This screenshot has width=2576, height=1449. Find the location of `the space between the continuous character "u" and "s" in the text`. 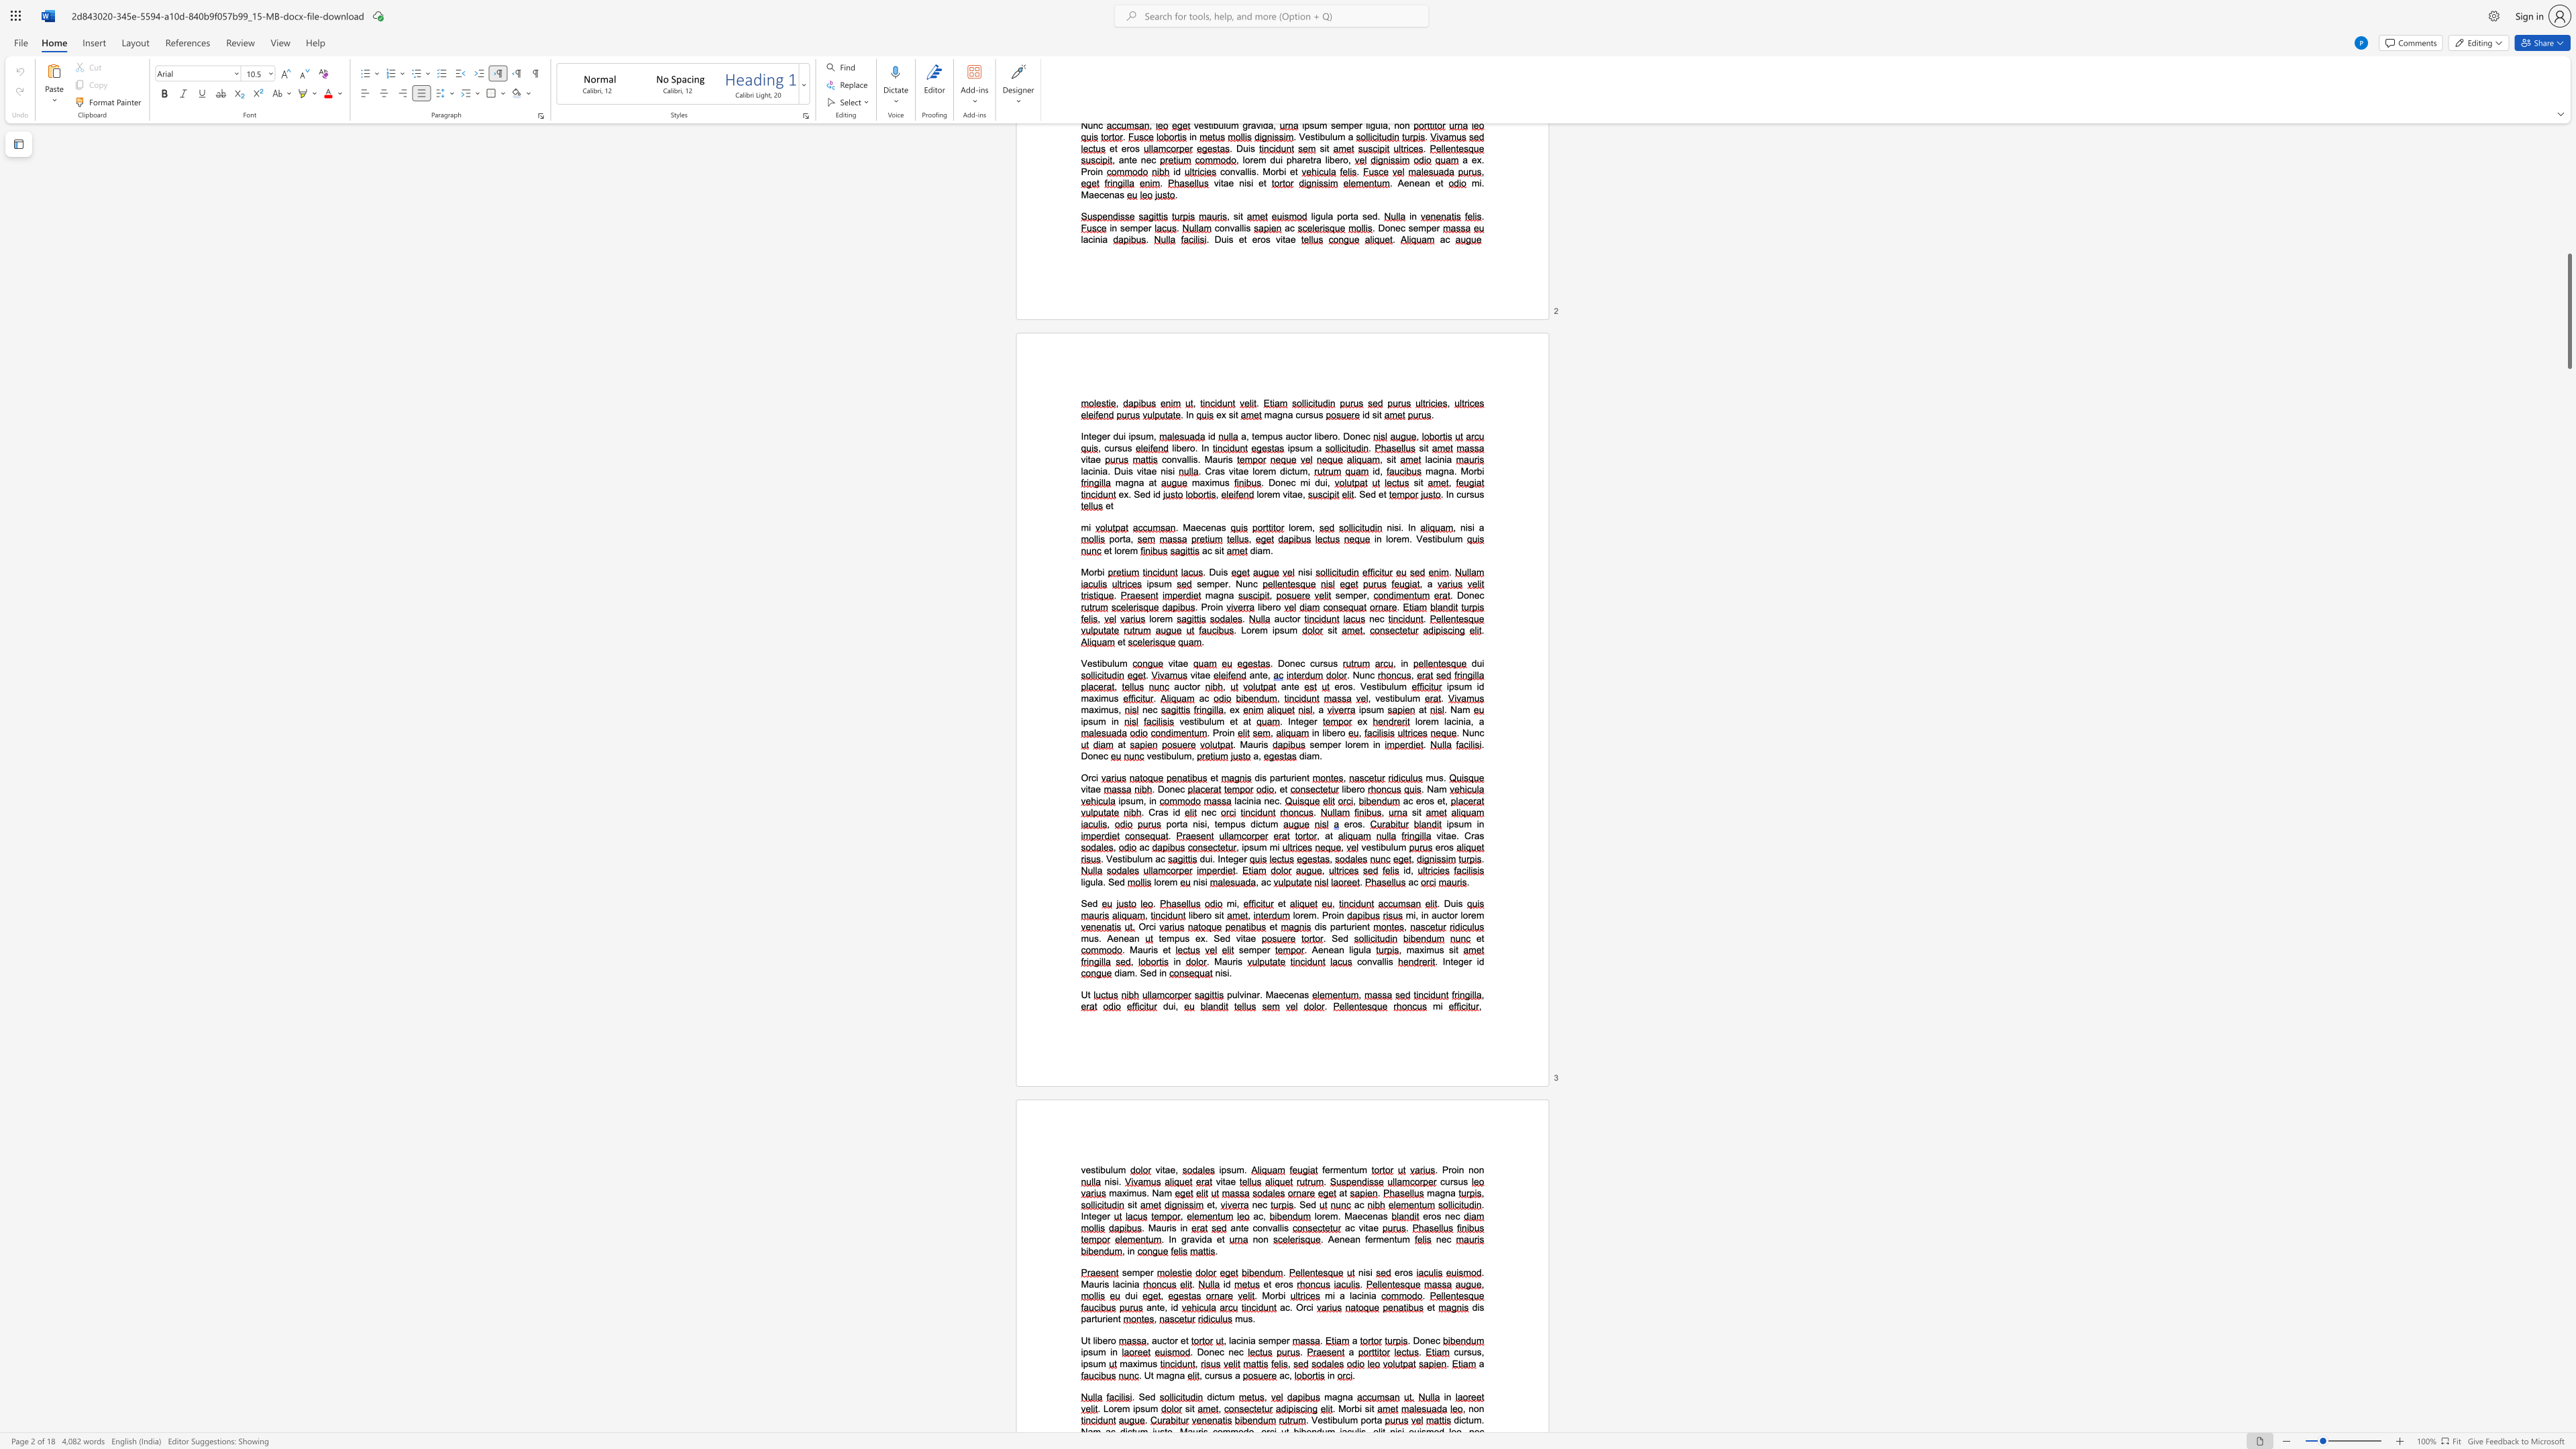

the space between the continuous character "u" and "s" in the text is located at coordinates (1439, 949).